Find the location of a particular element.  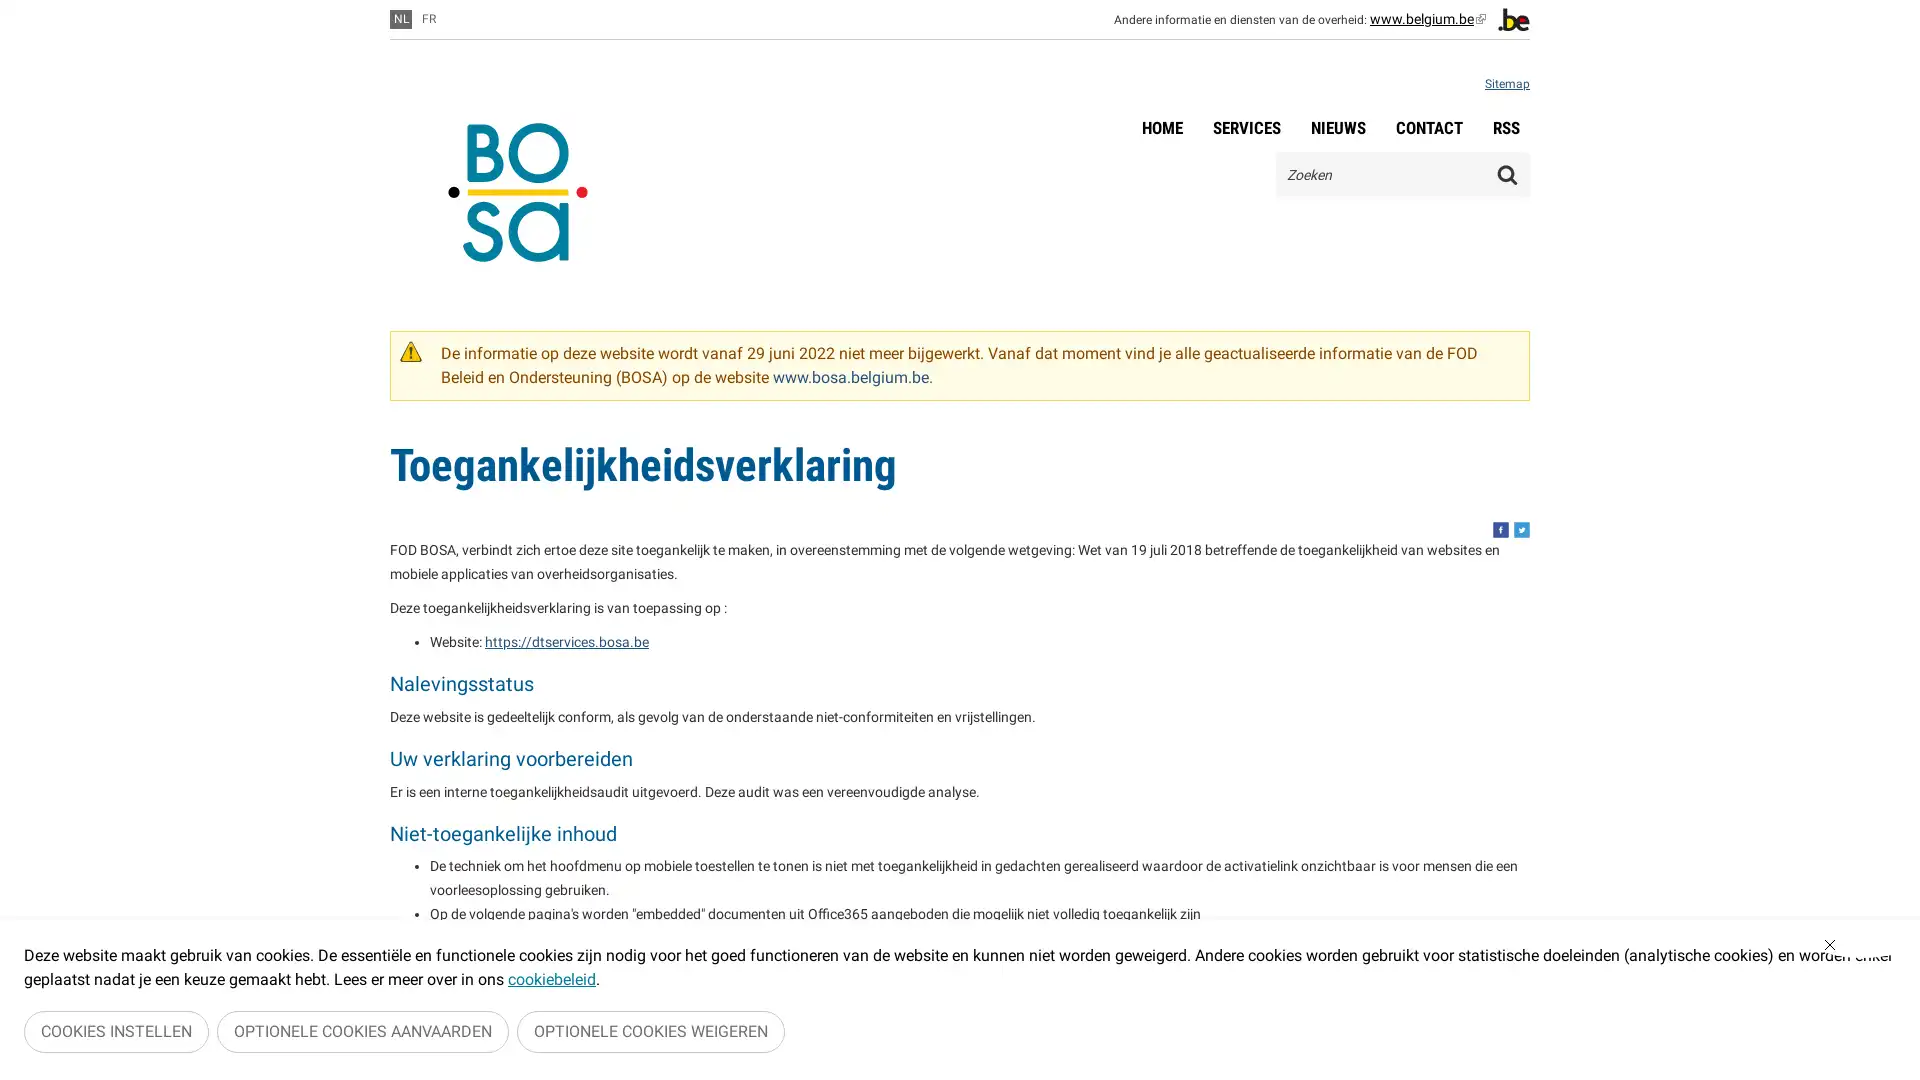

Share this, facebook. This button opens a new window is located at coordinates (1501, 528).